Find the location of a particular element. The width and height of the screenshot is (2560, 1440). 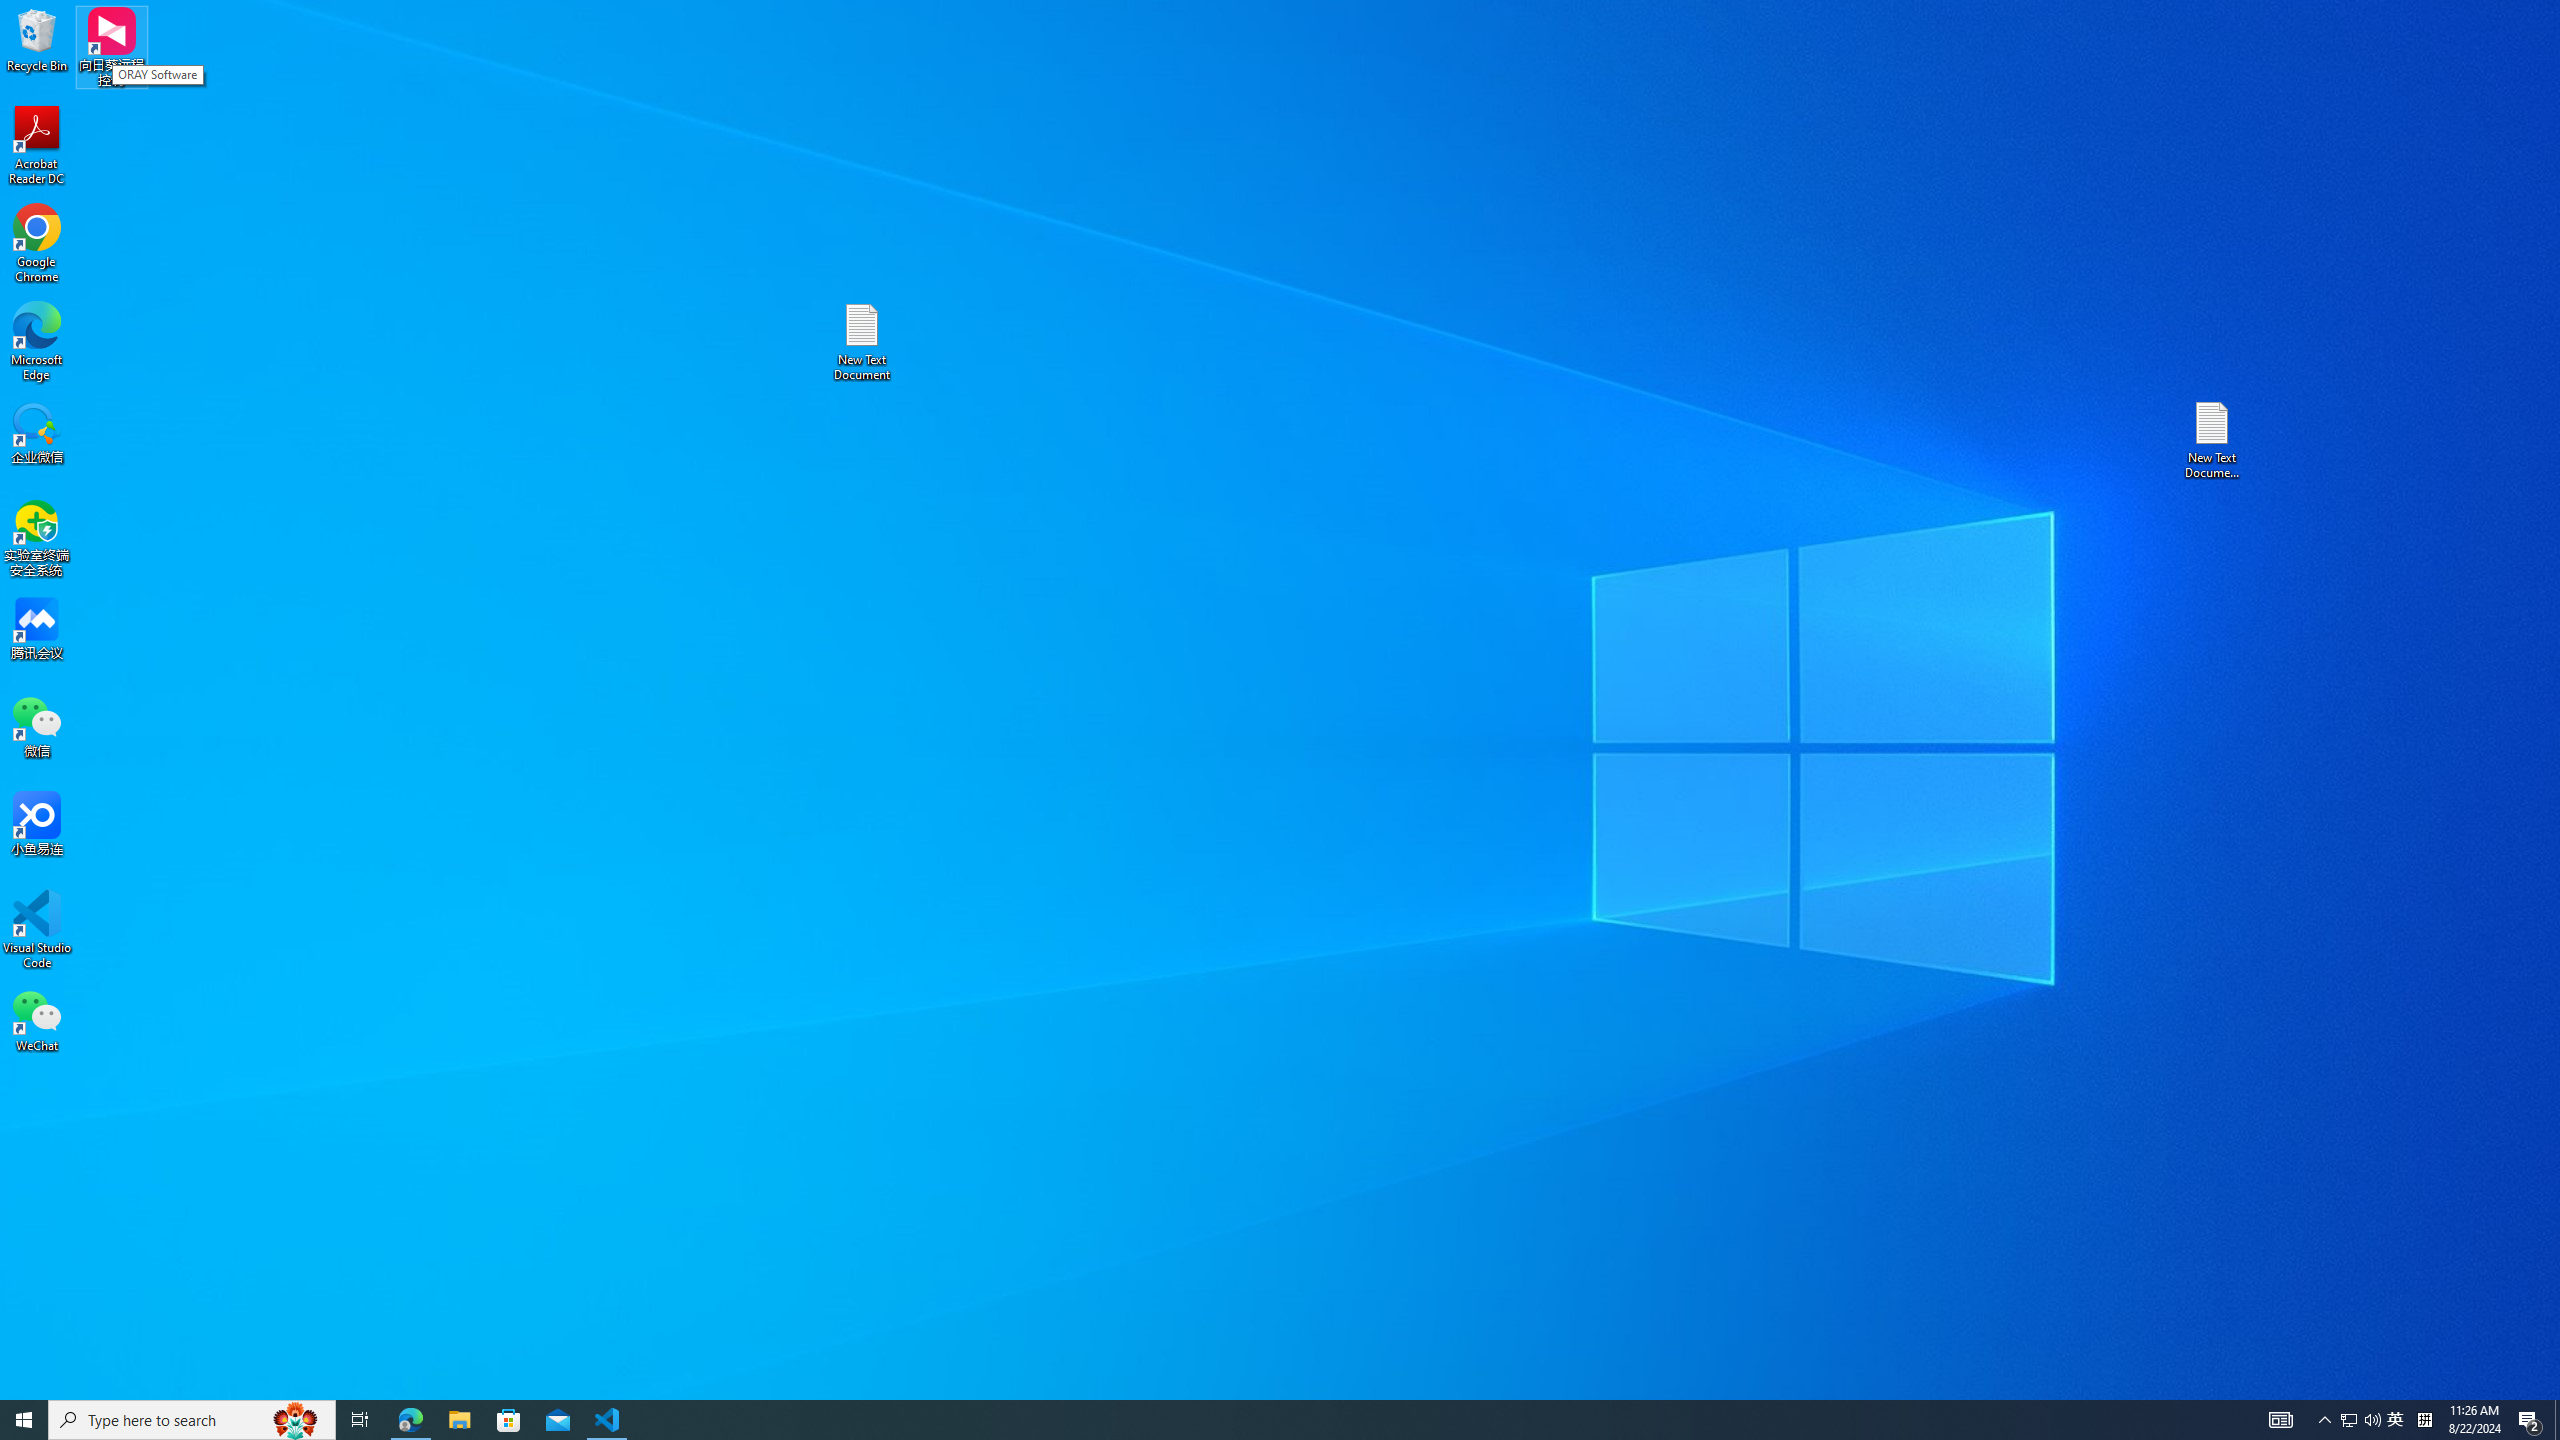

'Search highlights icon opens search home window' is located at coordinates (294, 1418).